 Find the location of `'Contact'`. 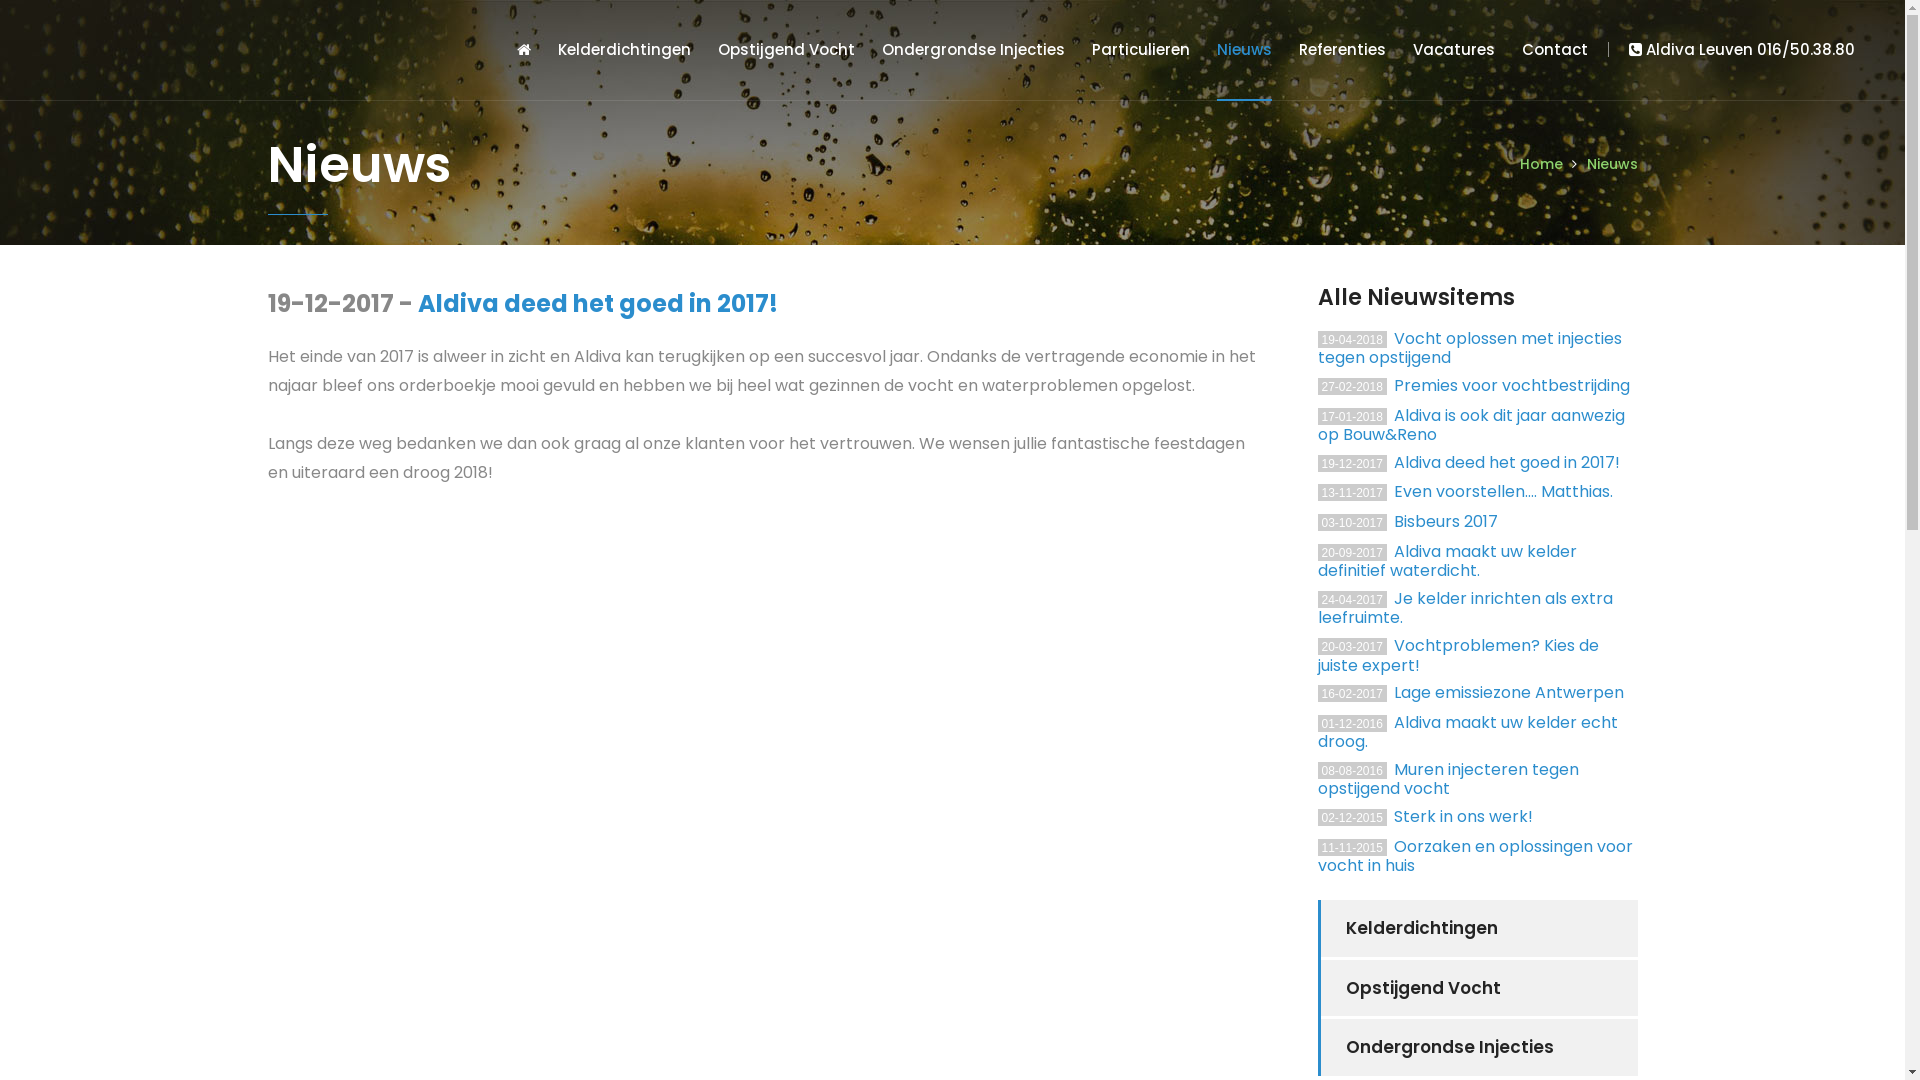

'Contact' is located at coordinates (1520, 49).